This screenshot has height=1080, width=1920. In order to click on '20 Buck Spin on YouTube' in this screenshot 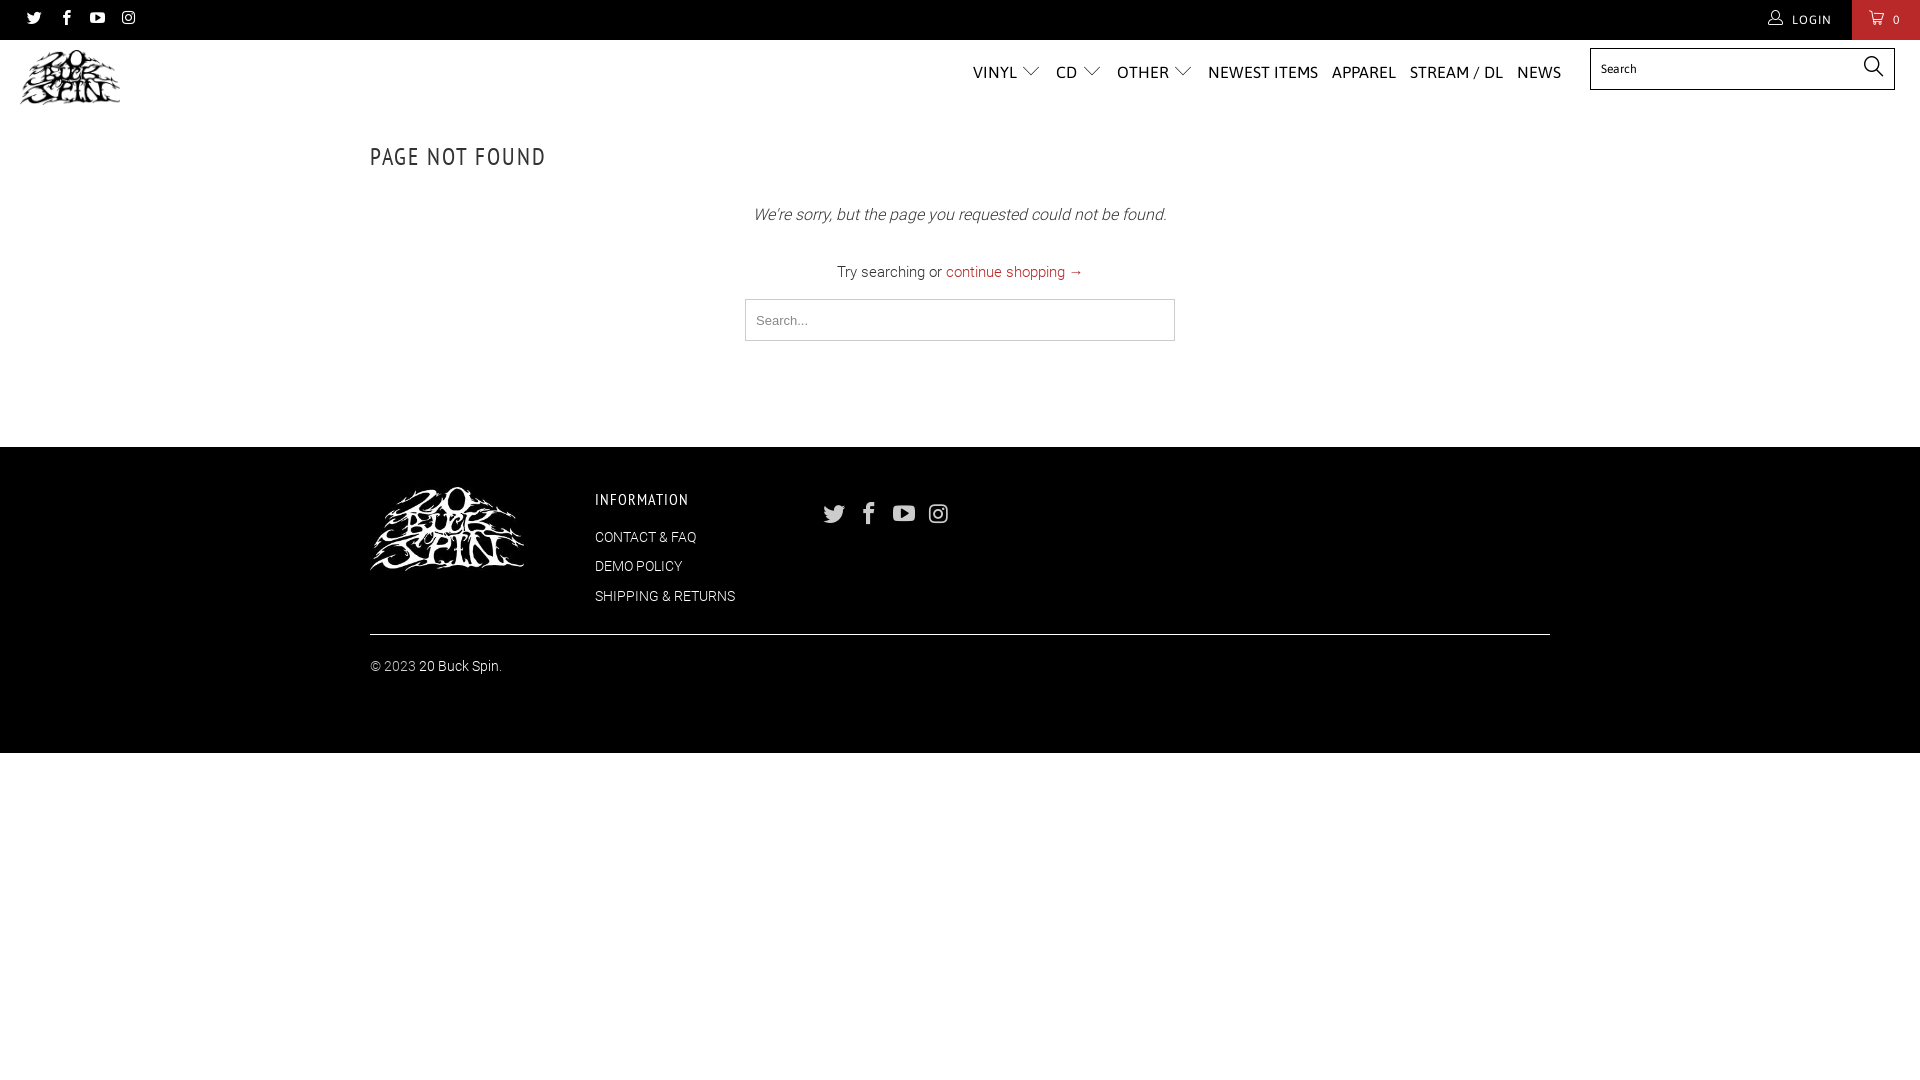, I will do `click(95, 19)`.